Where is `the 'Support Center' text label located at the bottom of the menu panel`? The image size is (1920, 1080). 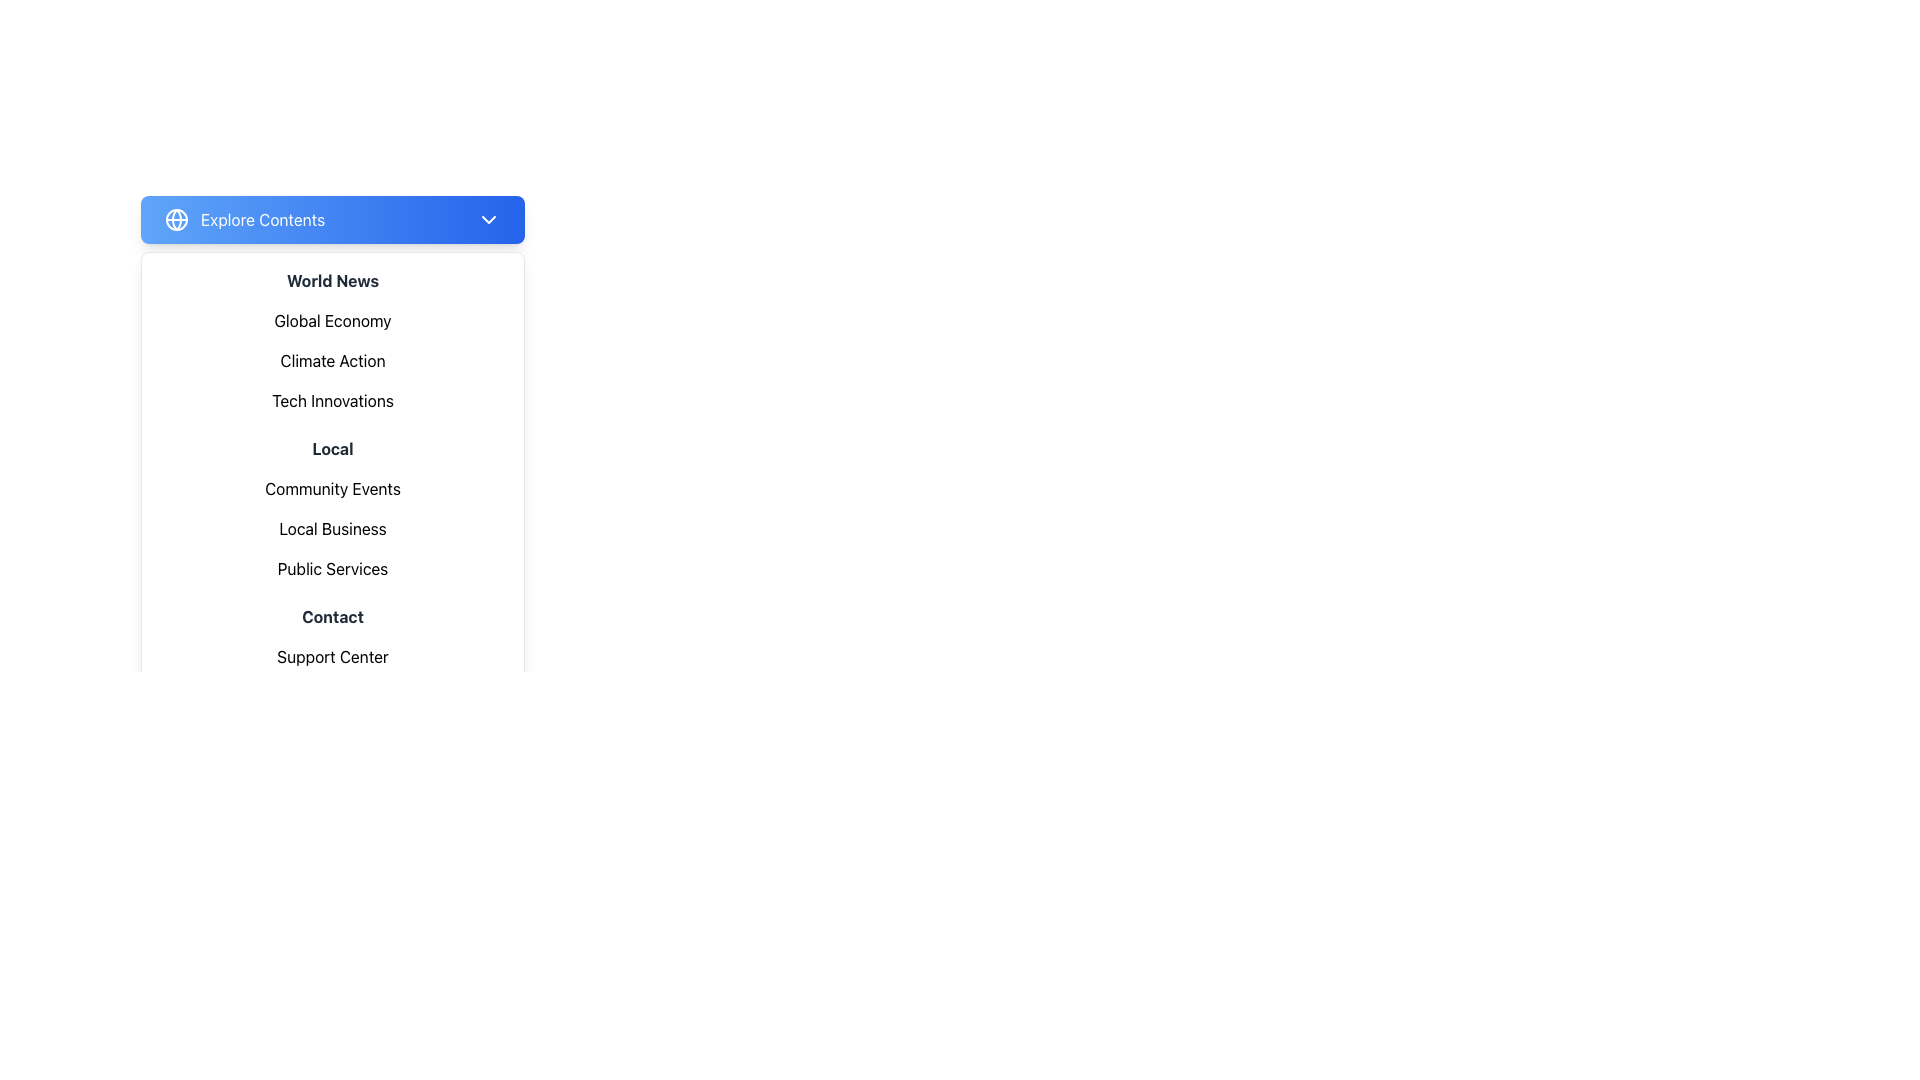 the 'Support Center' text label located at the bottom of the menu panel is located at coordinates (332, 656).